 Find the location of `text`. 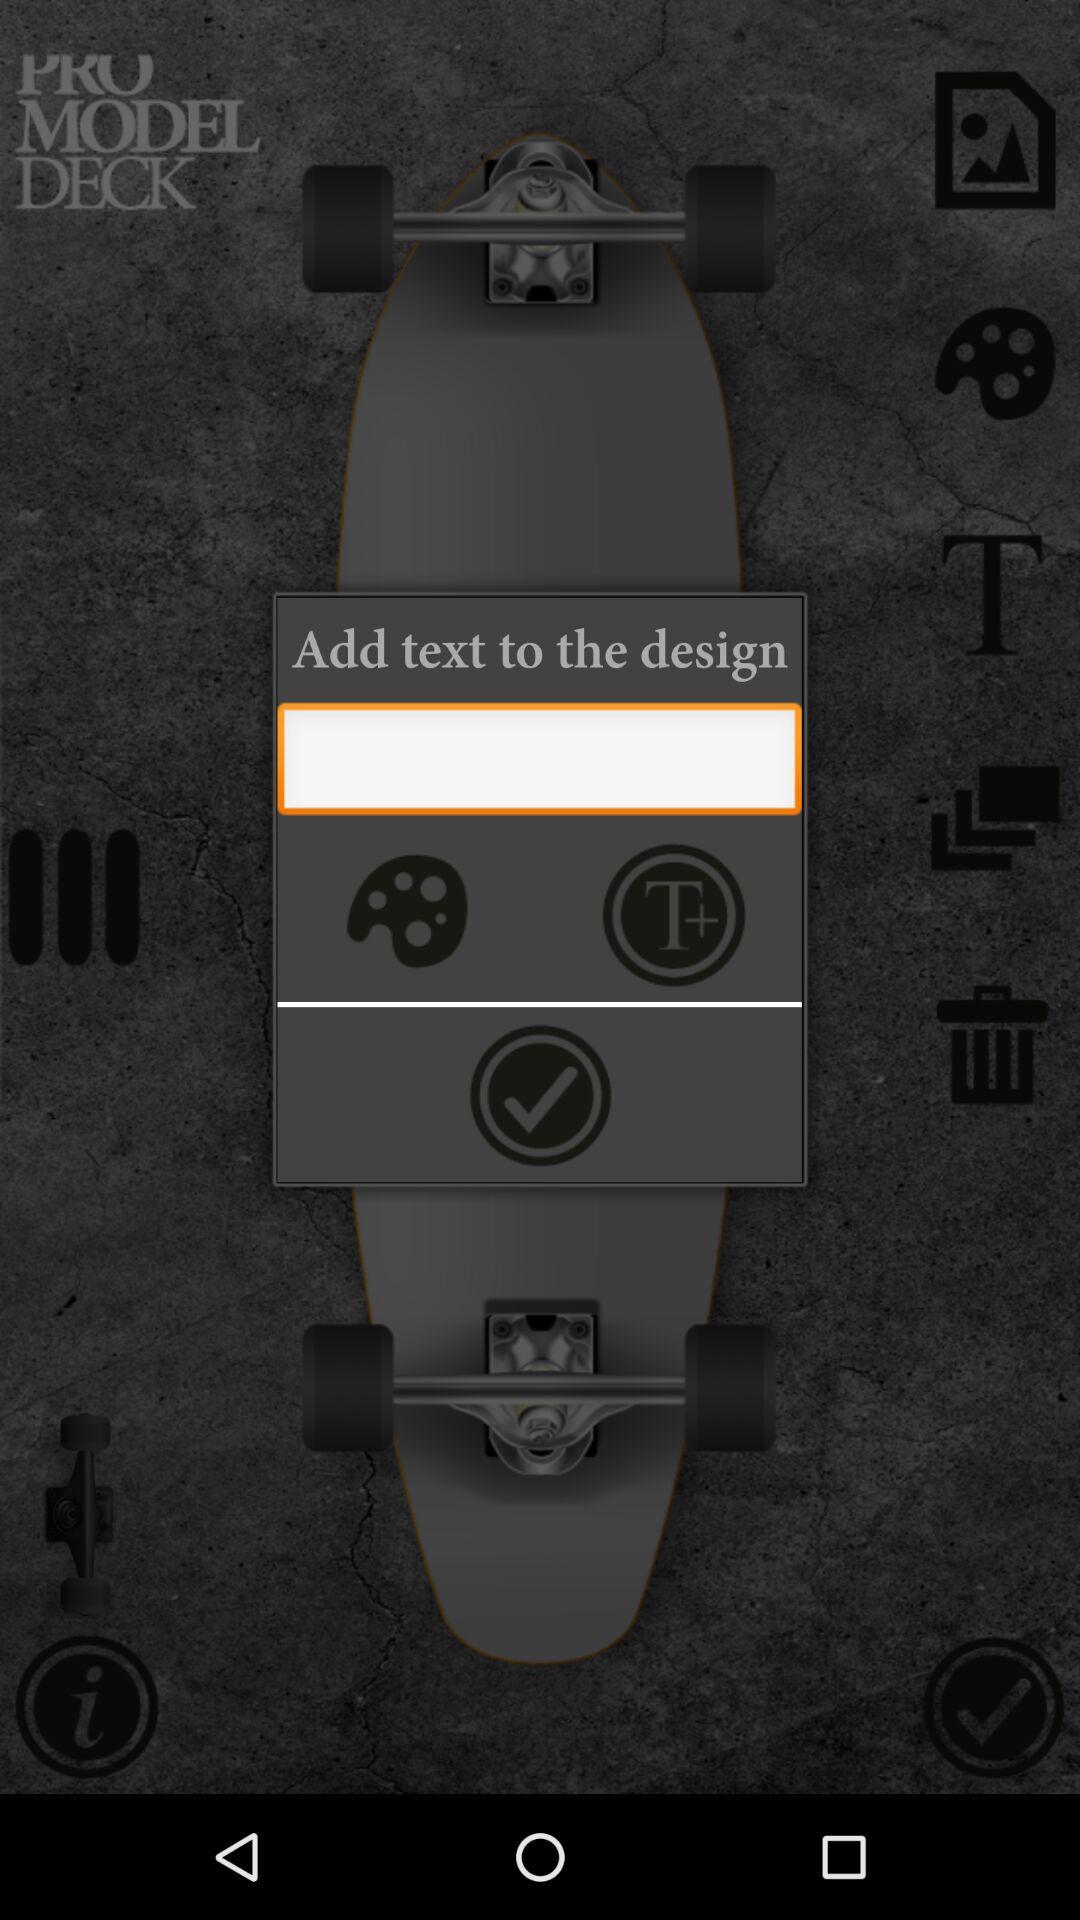

text is located at coordinates (674, 913).